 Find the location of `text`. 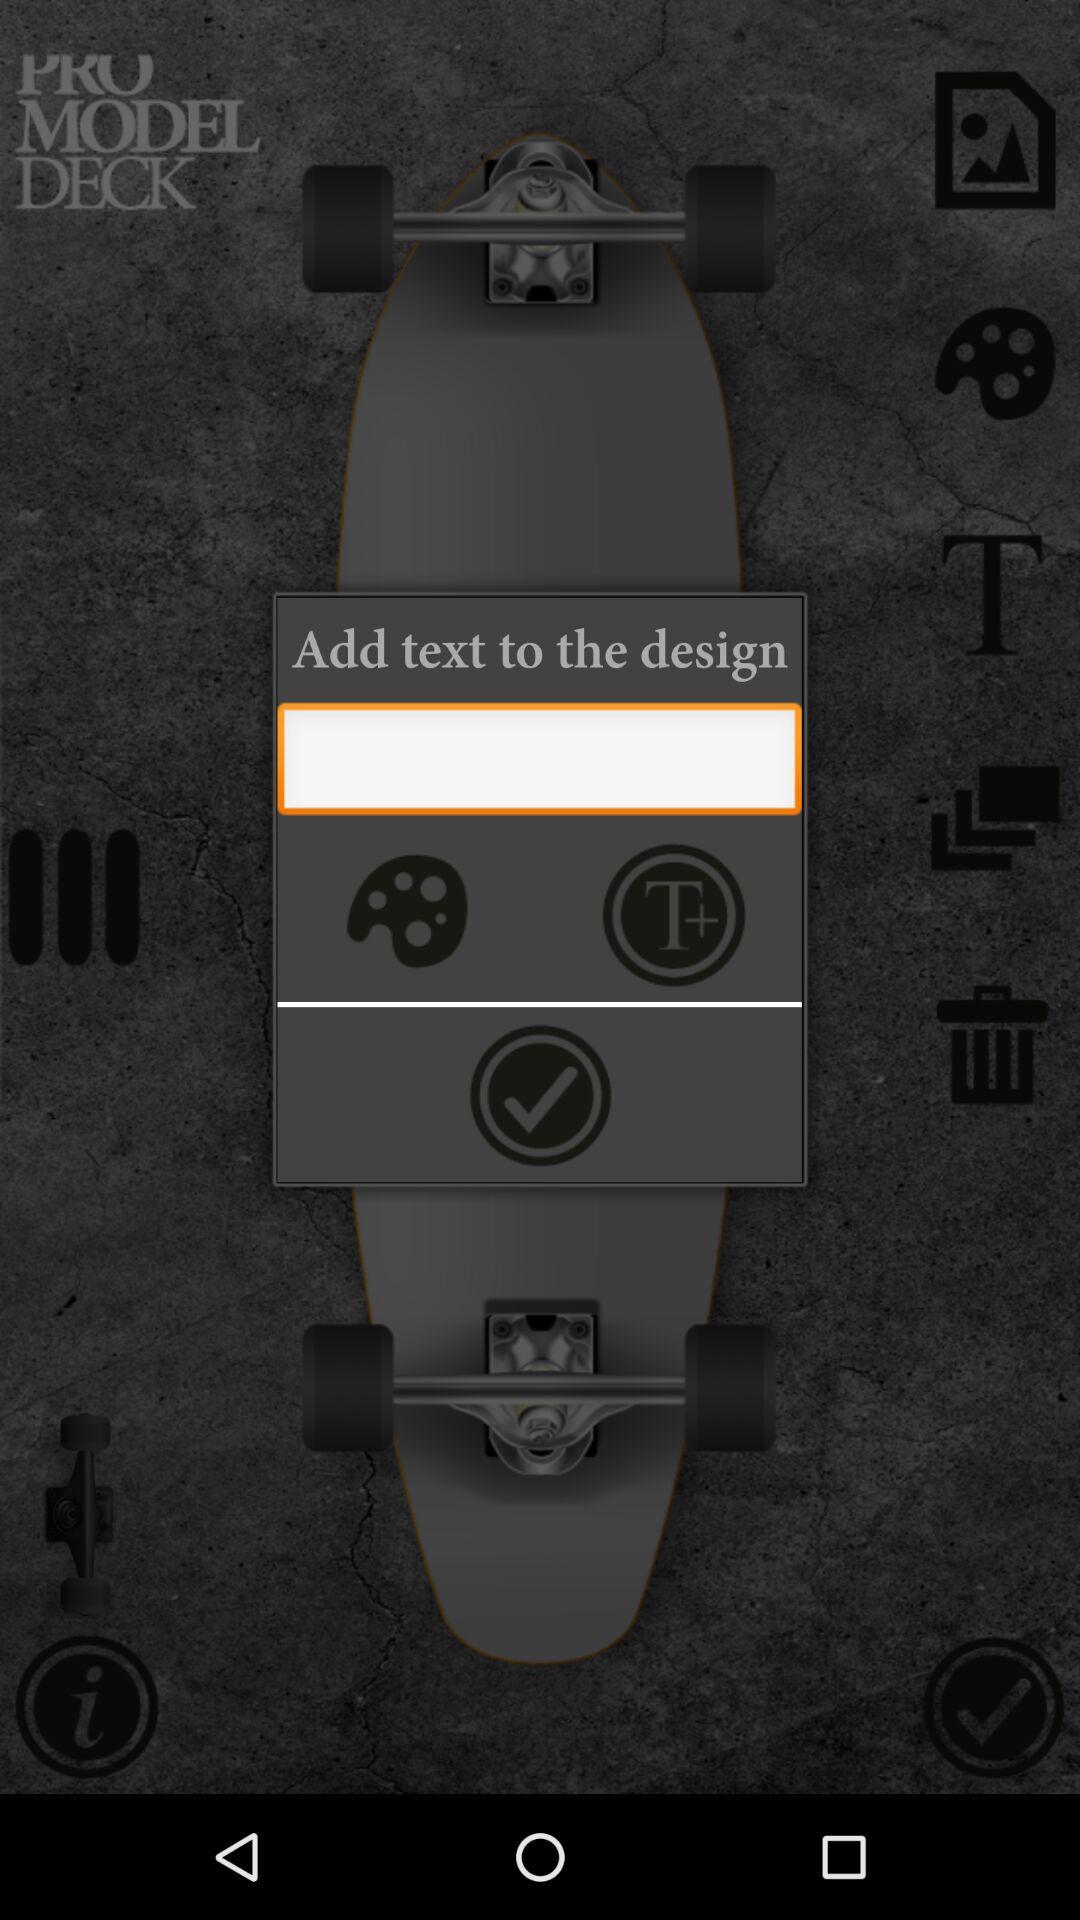

text is located at coordinates (674, 913).